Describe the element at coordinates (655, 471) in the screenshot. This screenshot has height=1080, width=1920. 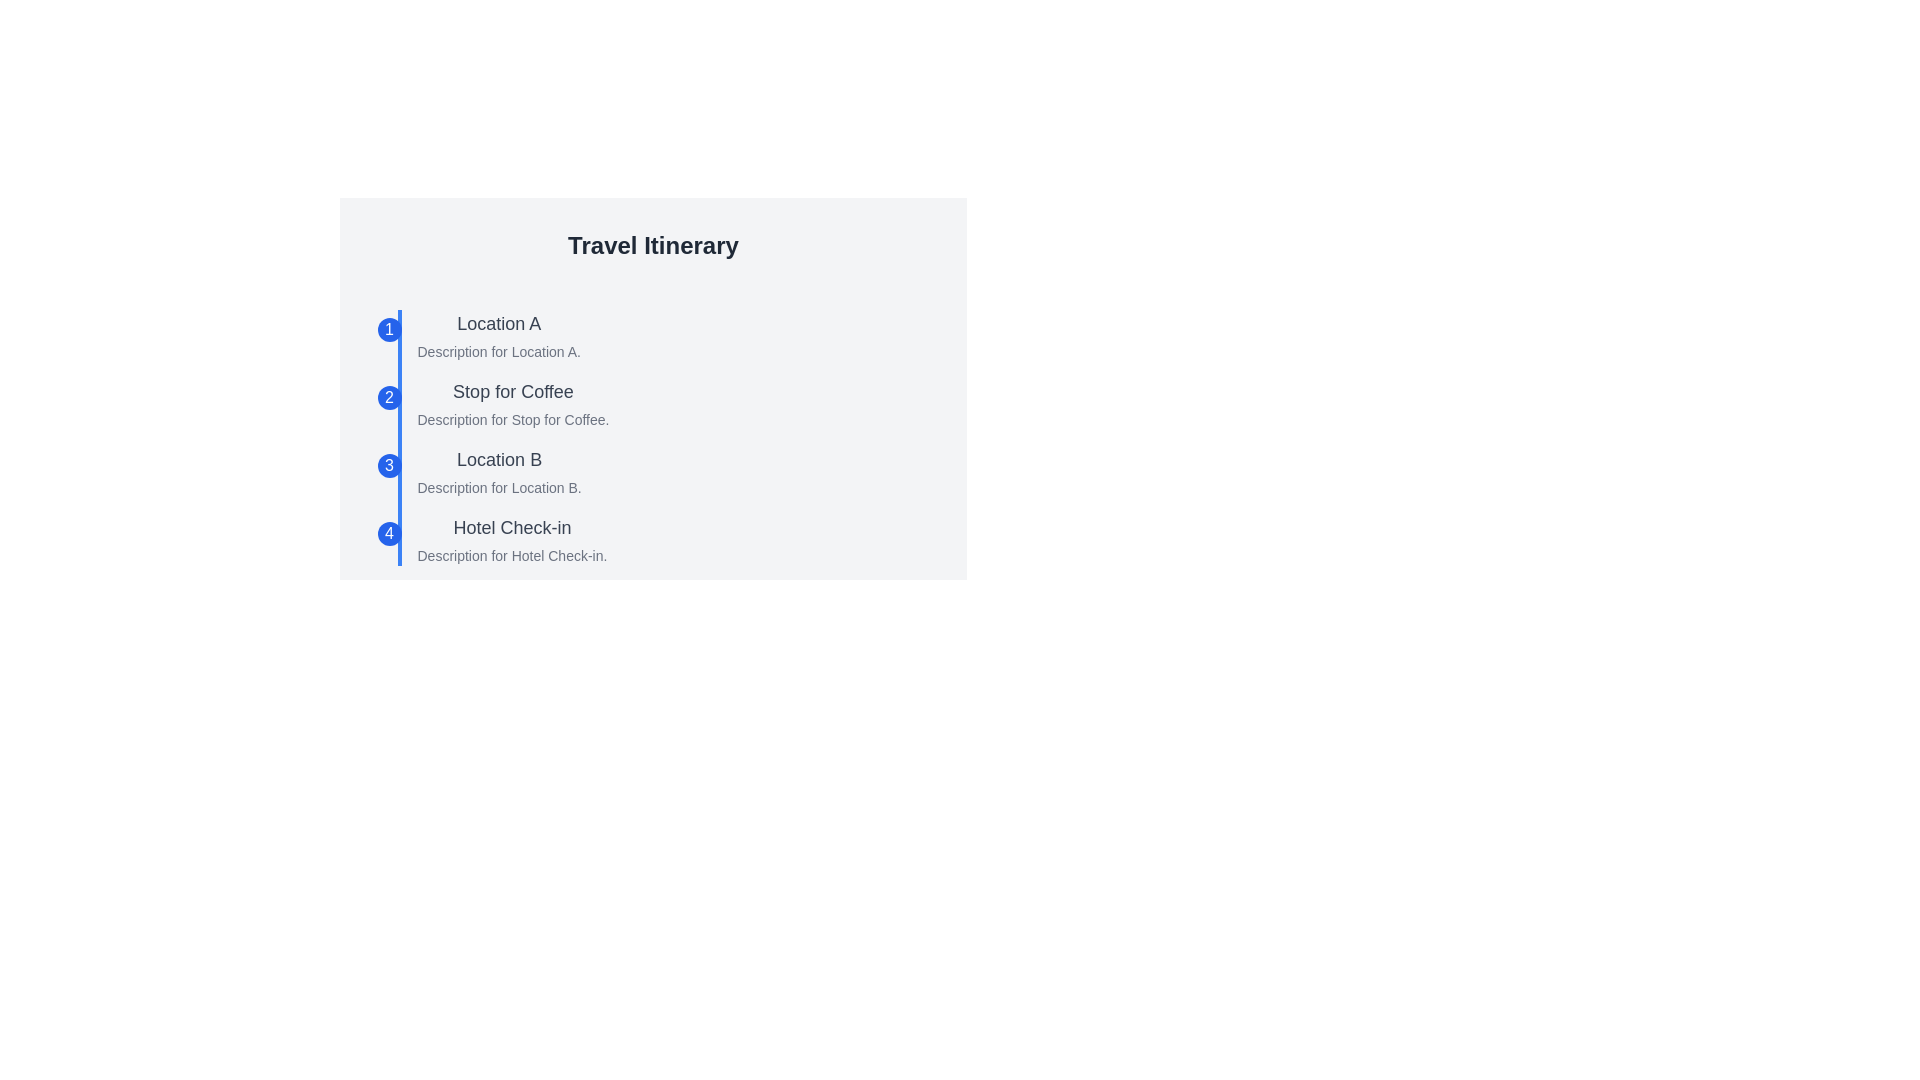
I see `the numbered circle associated with the textual display block titled 'Location B' in the Travel Itinerary section` at that location.